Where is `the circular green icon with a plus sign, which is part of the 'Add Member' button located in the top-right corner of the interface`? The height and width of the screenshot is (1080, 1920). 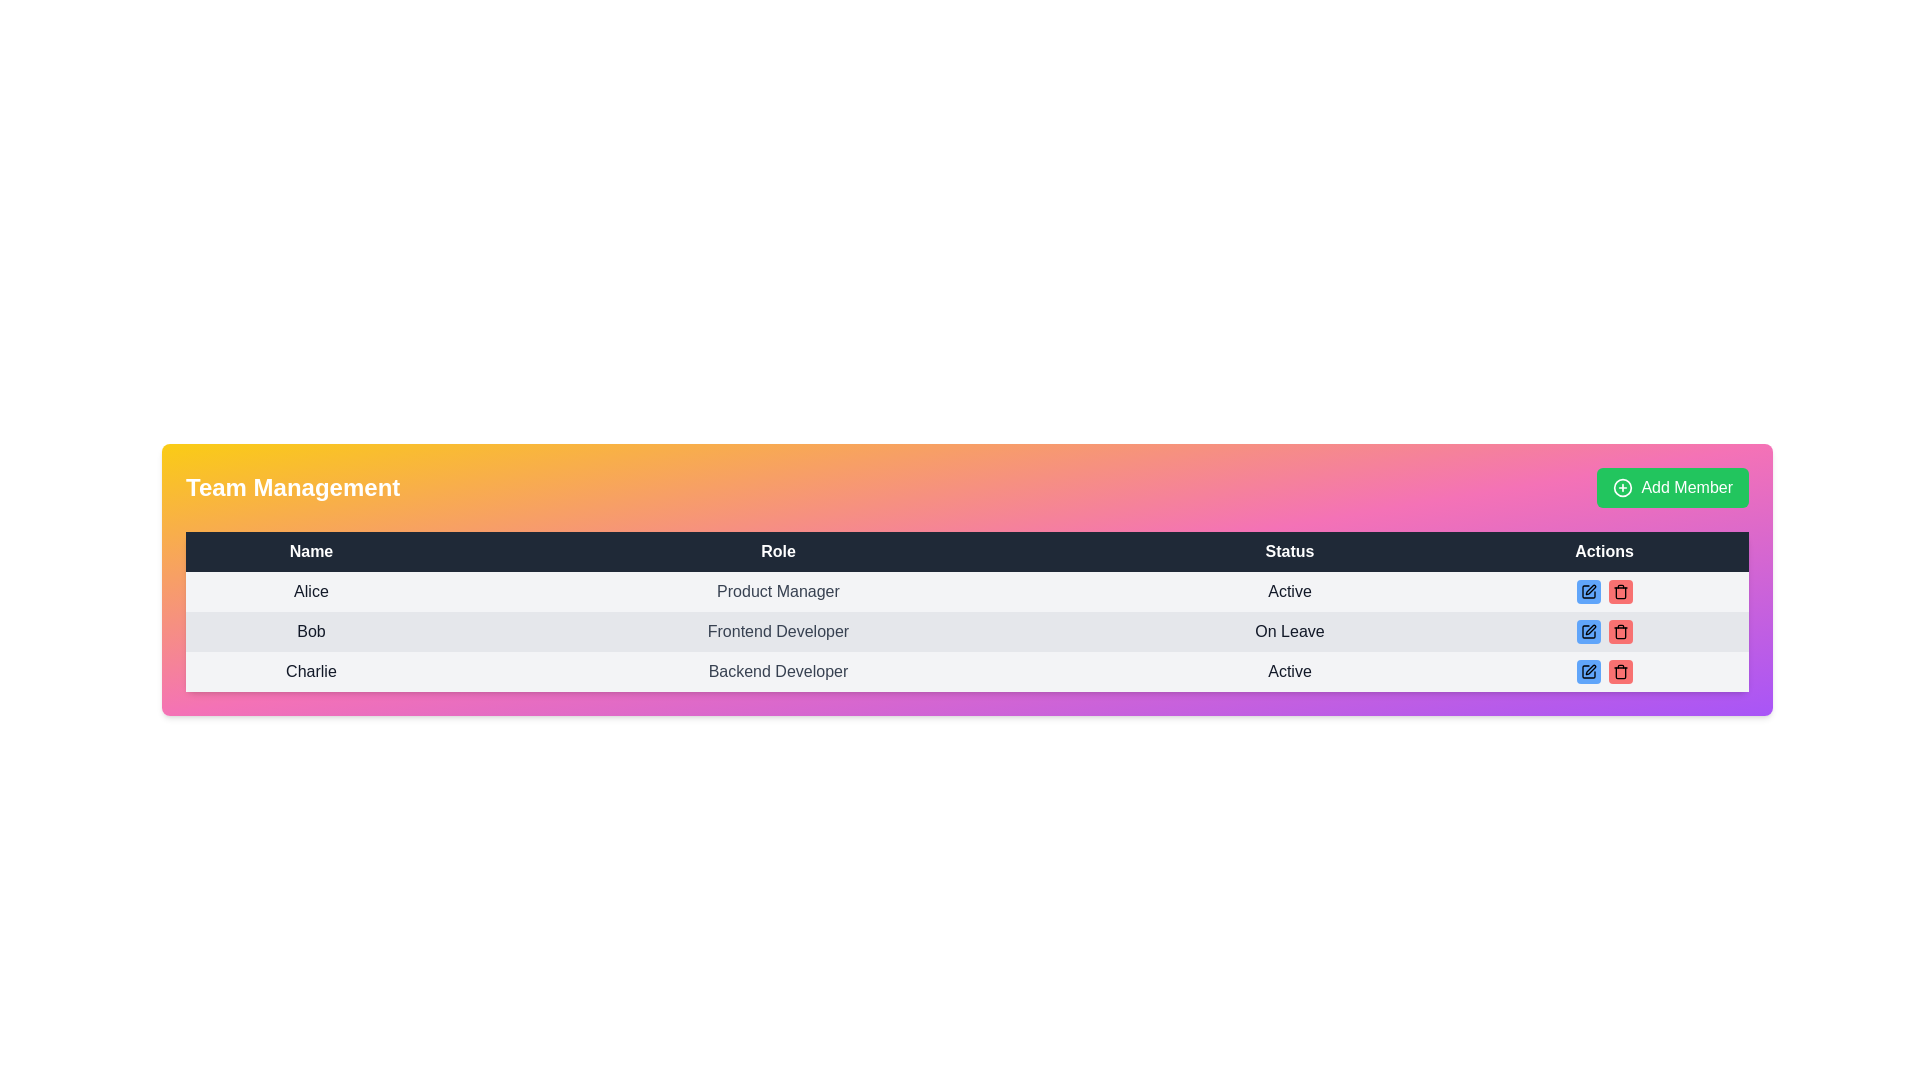 the circular green icon with a plus sign, which is part of the 'Add Member' button located in the top-right corner of the interface is located at coordinates (1623, 488).